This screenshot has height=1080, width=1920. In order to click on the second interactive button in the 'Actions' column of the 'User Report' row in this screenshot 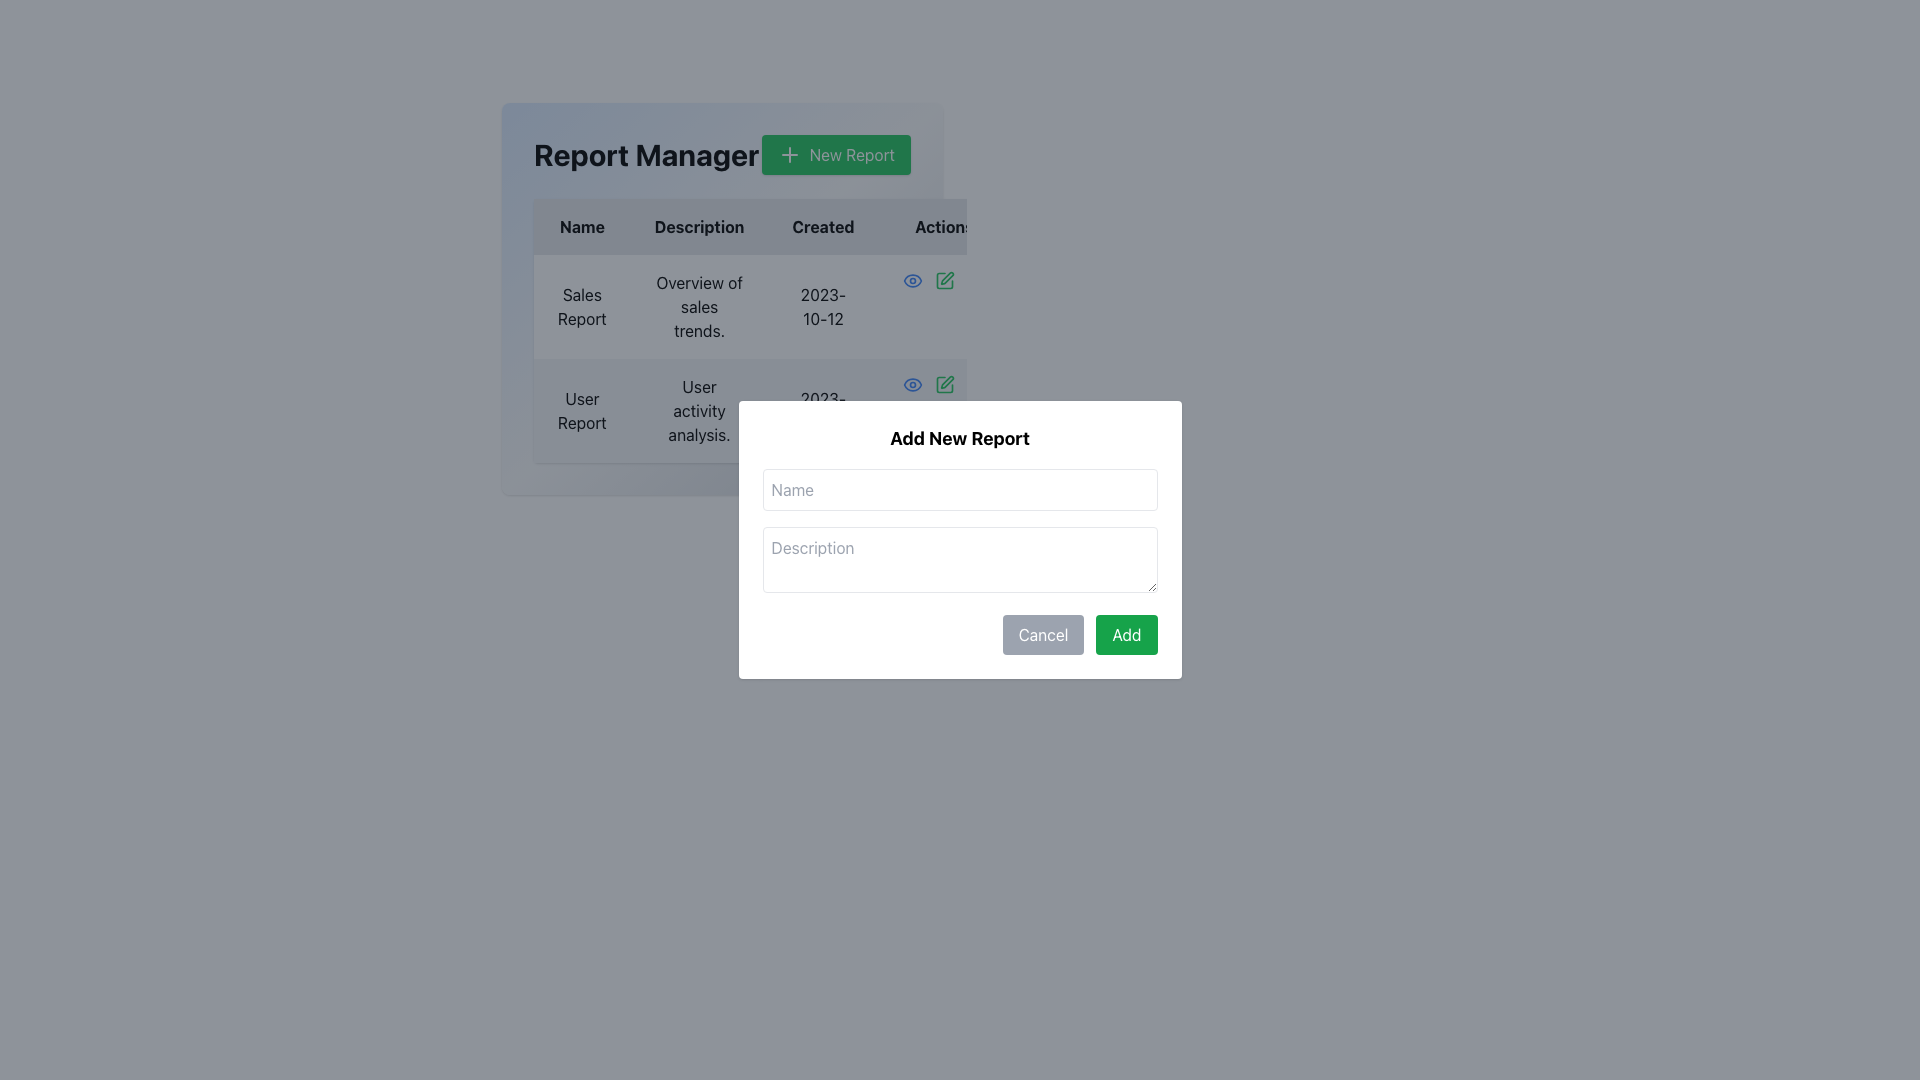, I will do `click(943, 385)`.